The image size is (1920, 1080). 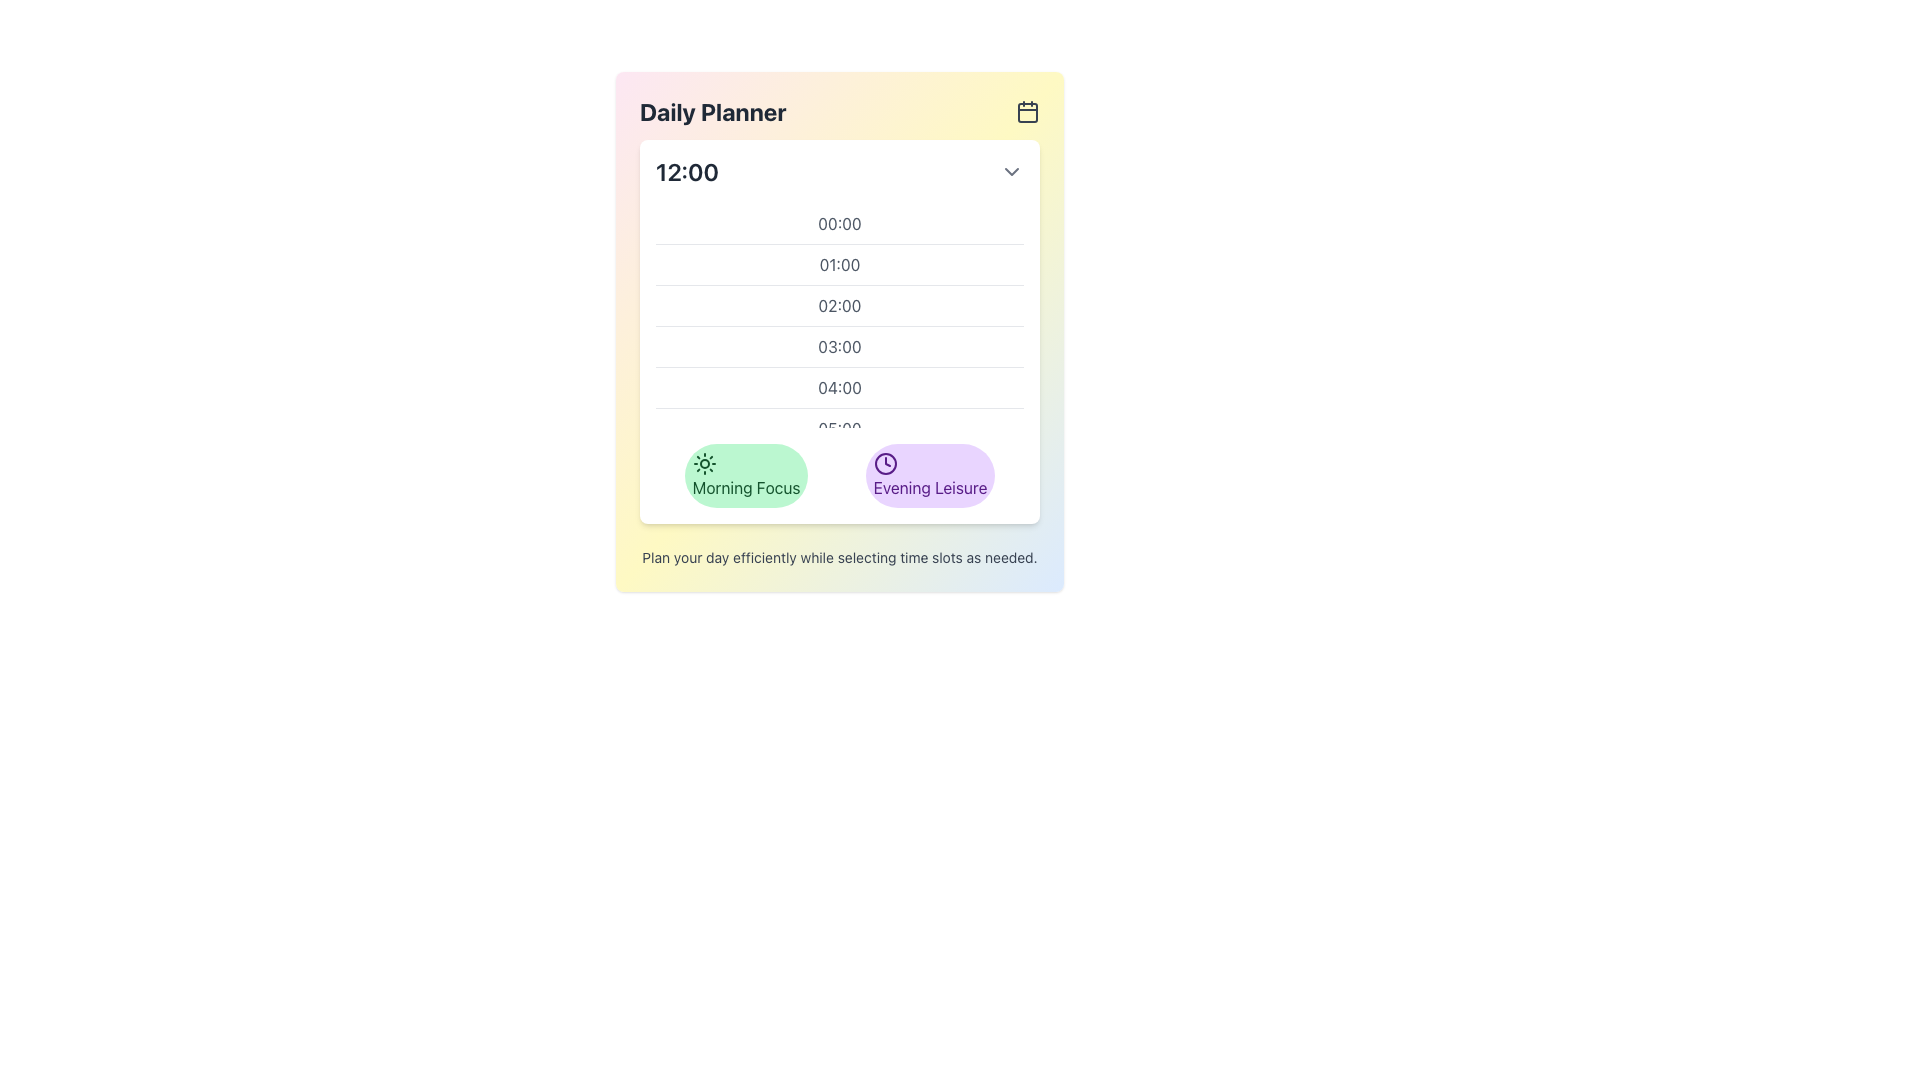 I want to click on the dropdown menu in the time management and planning interface, so click(x=840, y=330).